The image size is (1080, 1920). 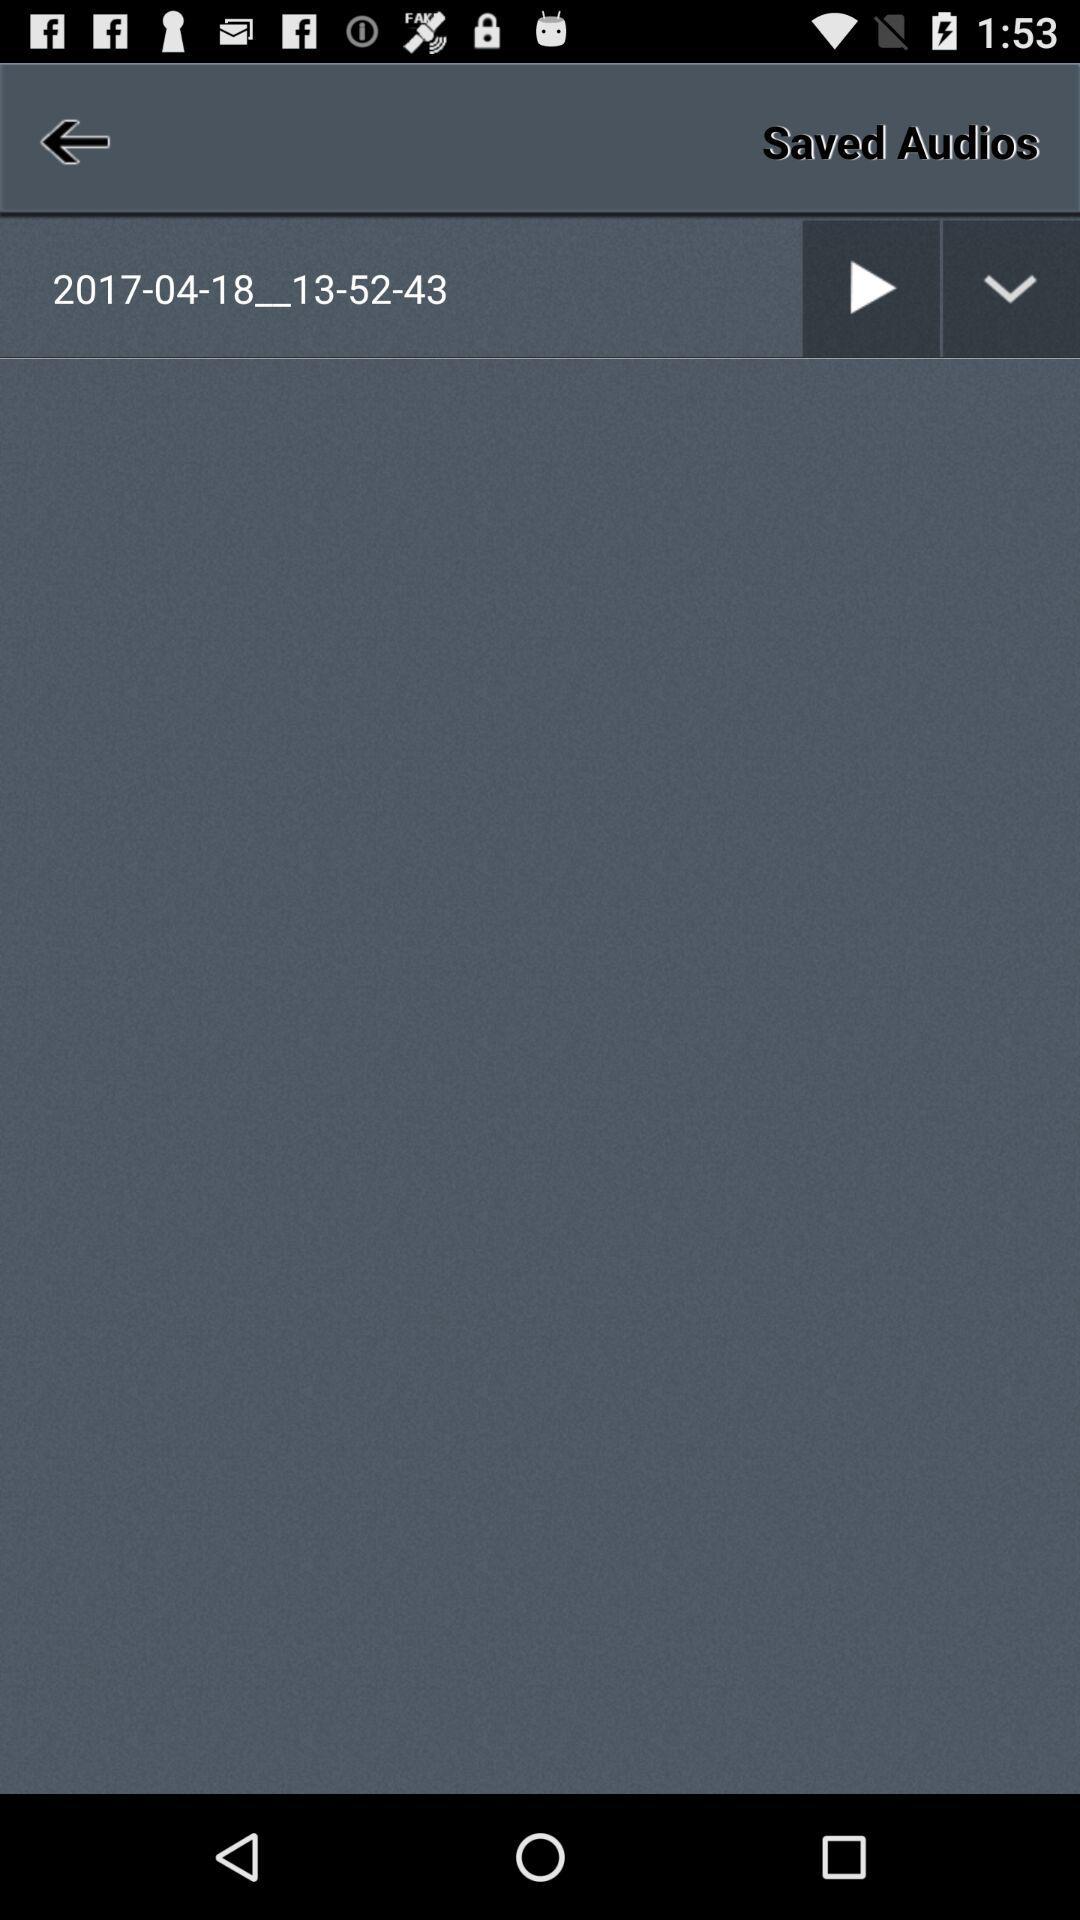 What do you see at coordinates (71, 140) in the screenshot?
I see `previous` at bounding box center [71, 140].